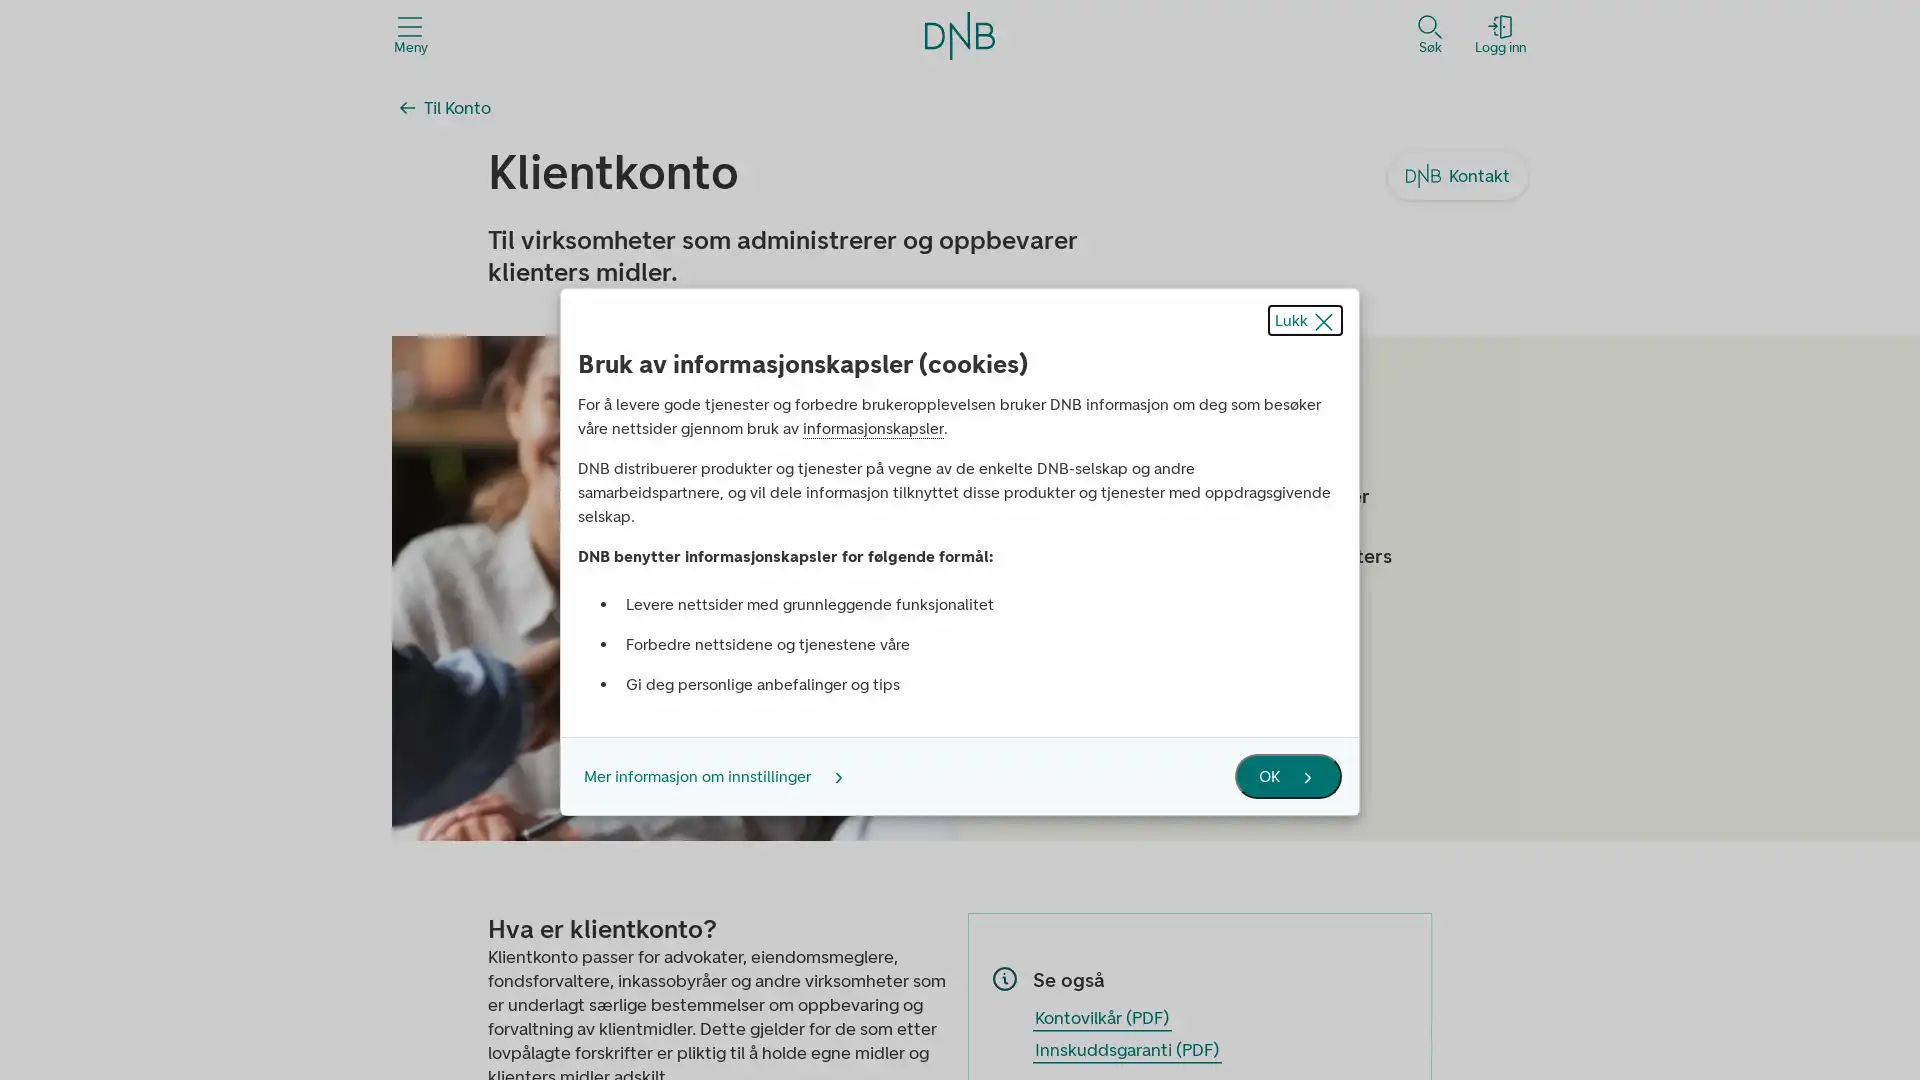 This screenshot has height=1080, width=1920. I want to click on Kontakt, so click(1458, 175).